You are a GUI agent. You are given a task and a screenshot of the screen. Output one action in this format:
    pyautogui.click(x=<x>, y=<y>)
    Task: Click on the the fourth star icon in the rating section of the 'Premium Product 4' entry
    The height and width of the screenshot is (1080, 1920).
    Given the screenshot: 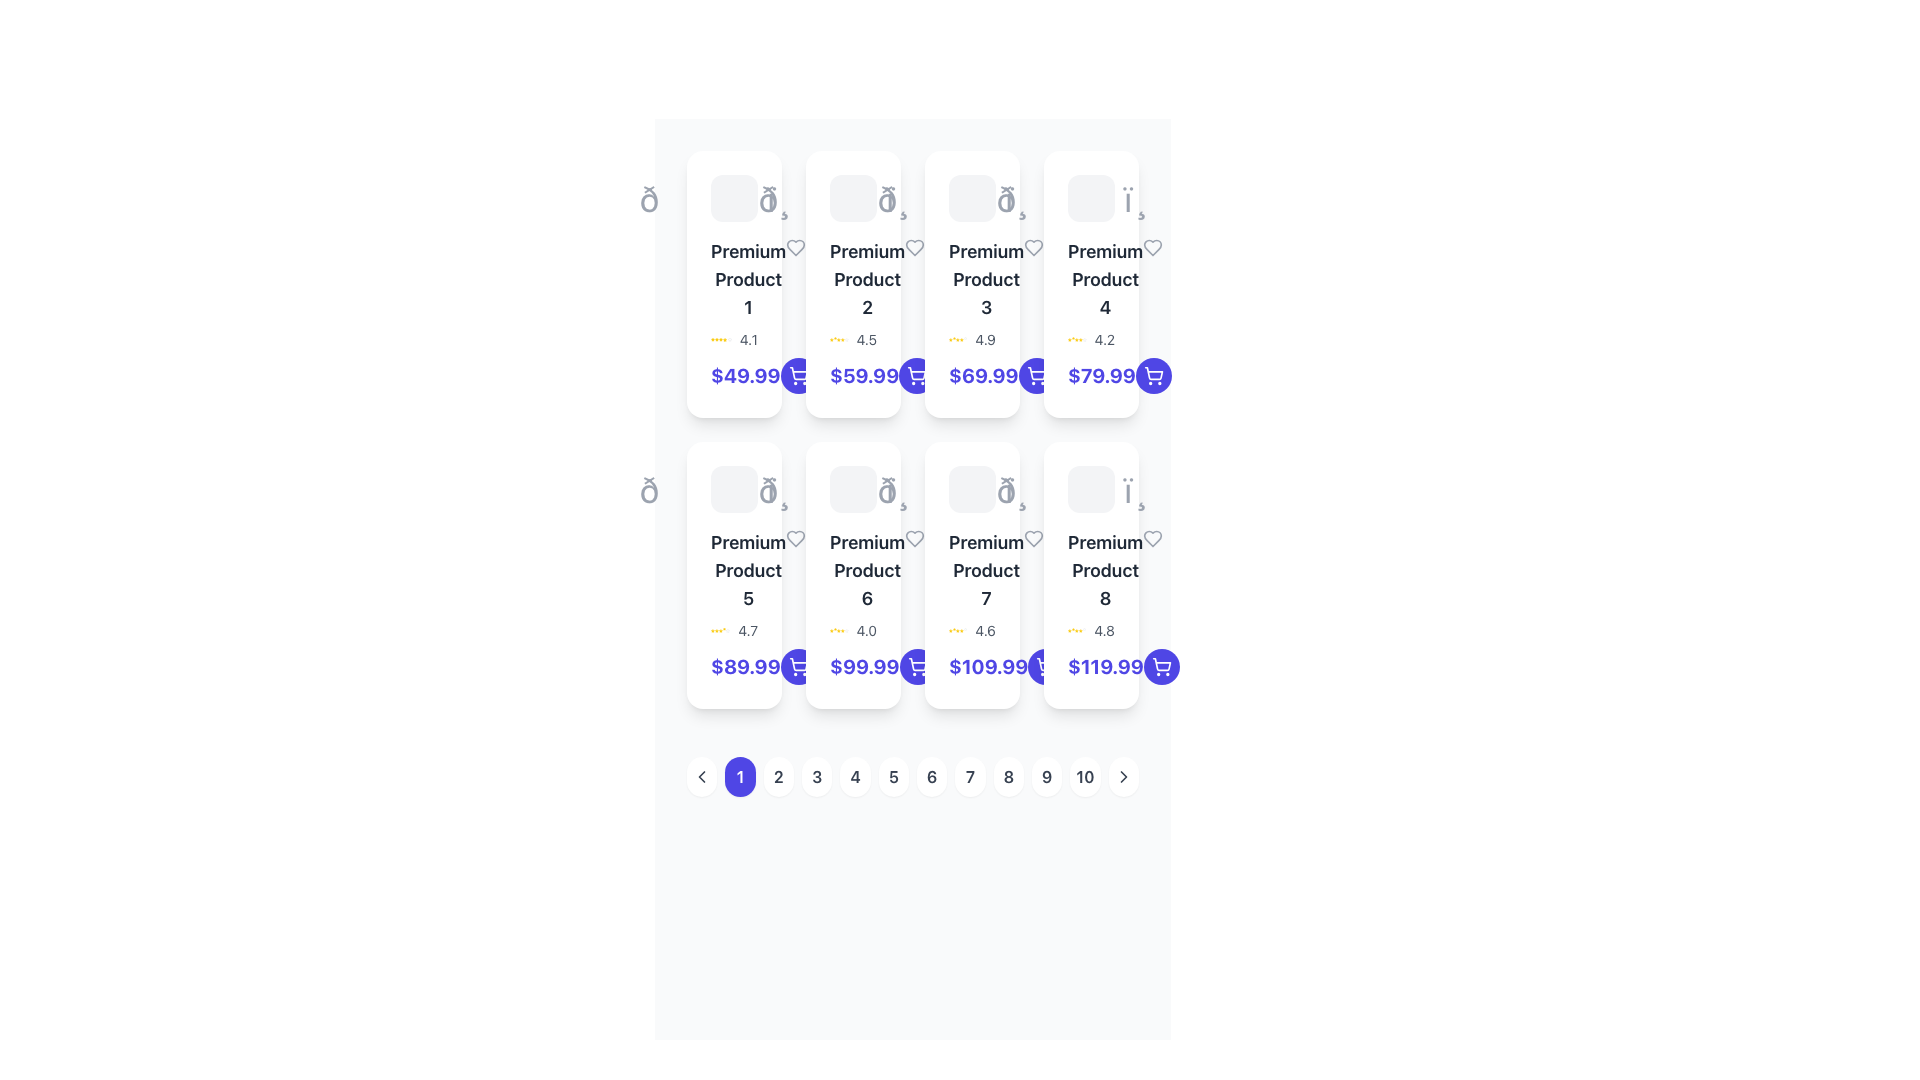 What is the action you would take?
    pyautogui.click(x=1076, y=338)
    